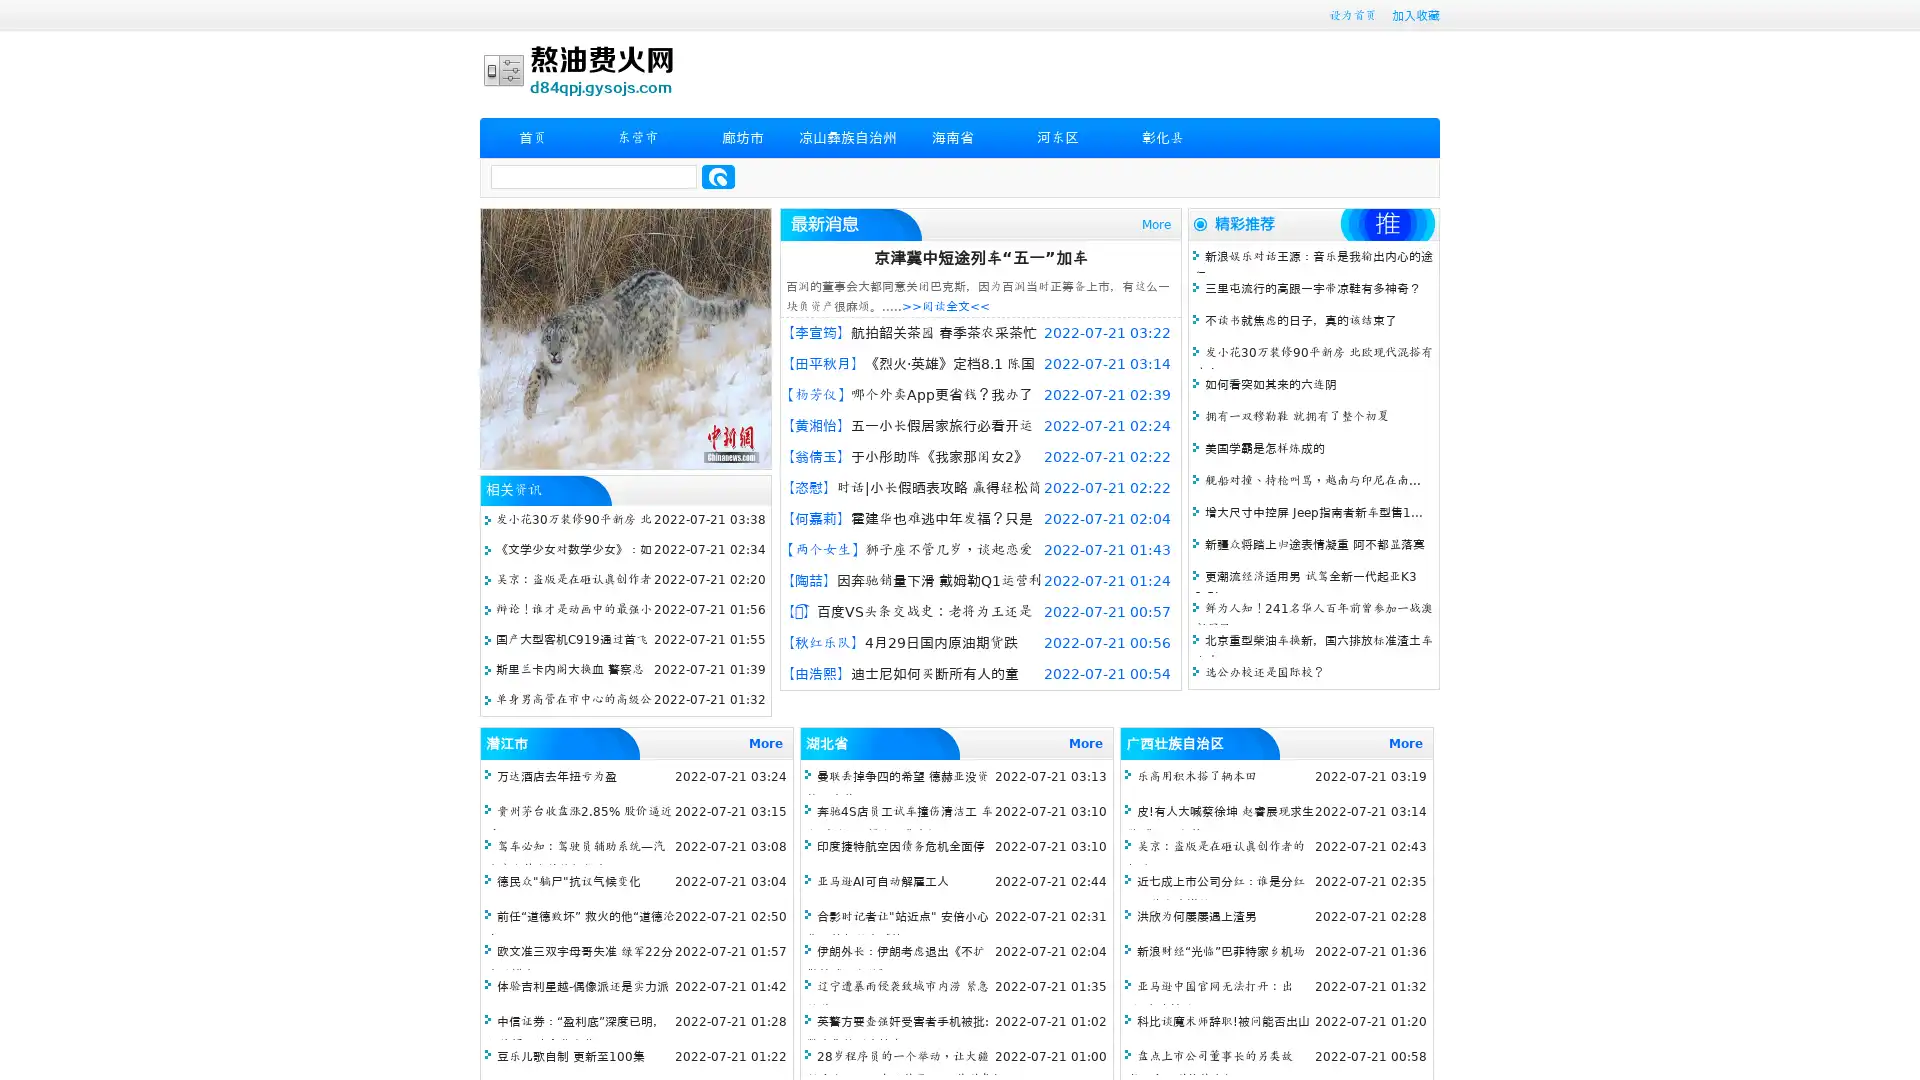 The height and width of the screenshot is (1080, 1920). Describe the element at coordinates (718, 176) in the screenshot. I see `Search` at that location.